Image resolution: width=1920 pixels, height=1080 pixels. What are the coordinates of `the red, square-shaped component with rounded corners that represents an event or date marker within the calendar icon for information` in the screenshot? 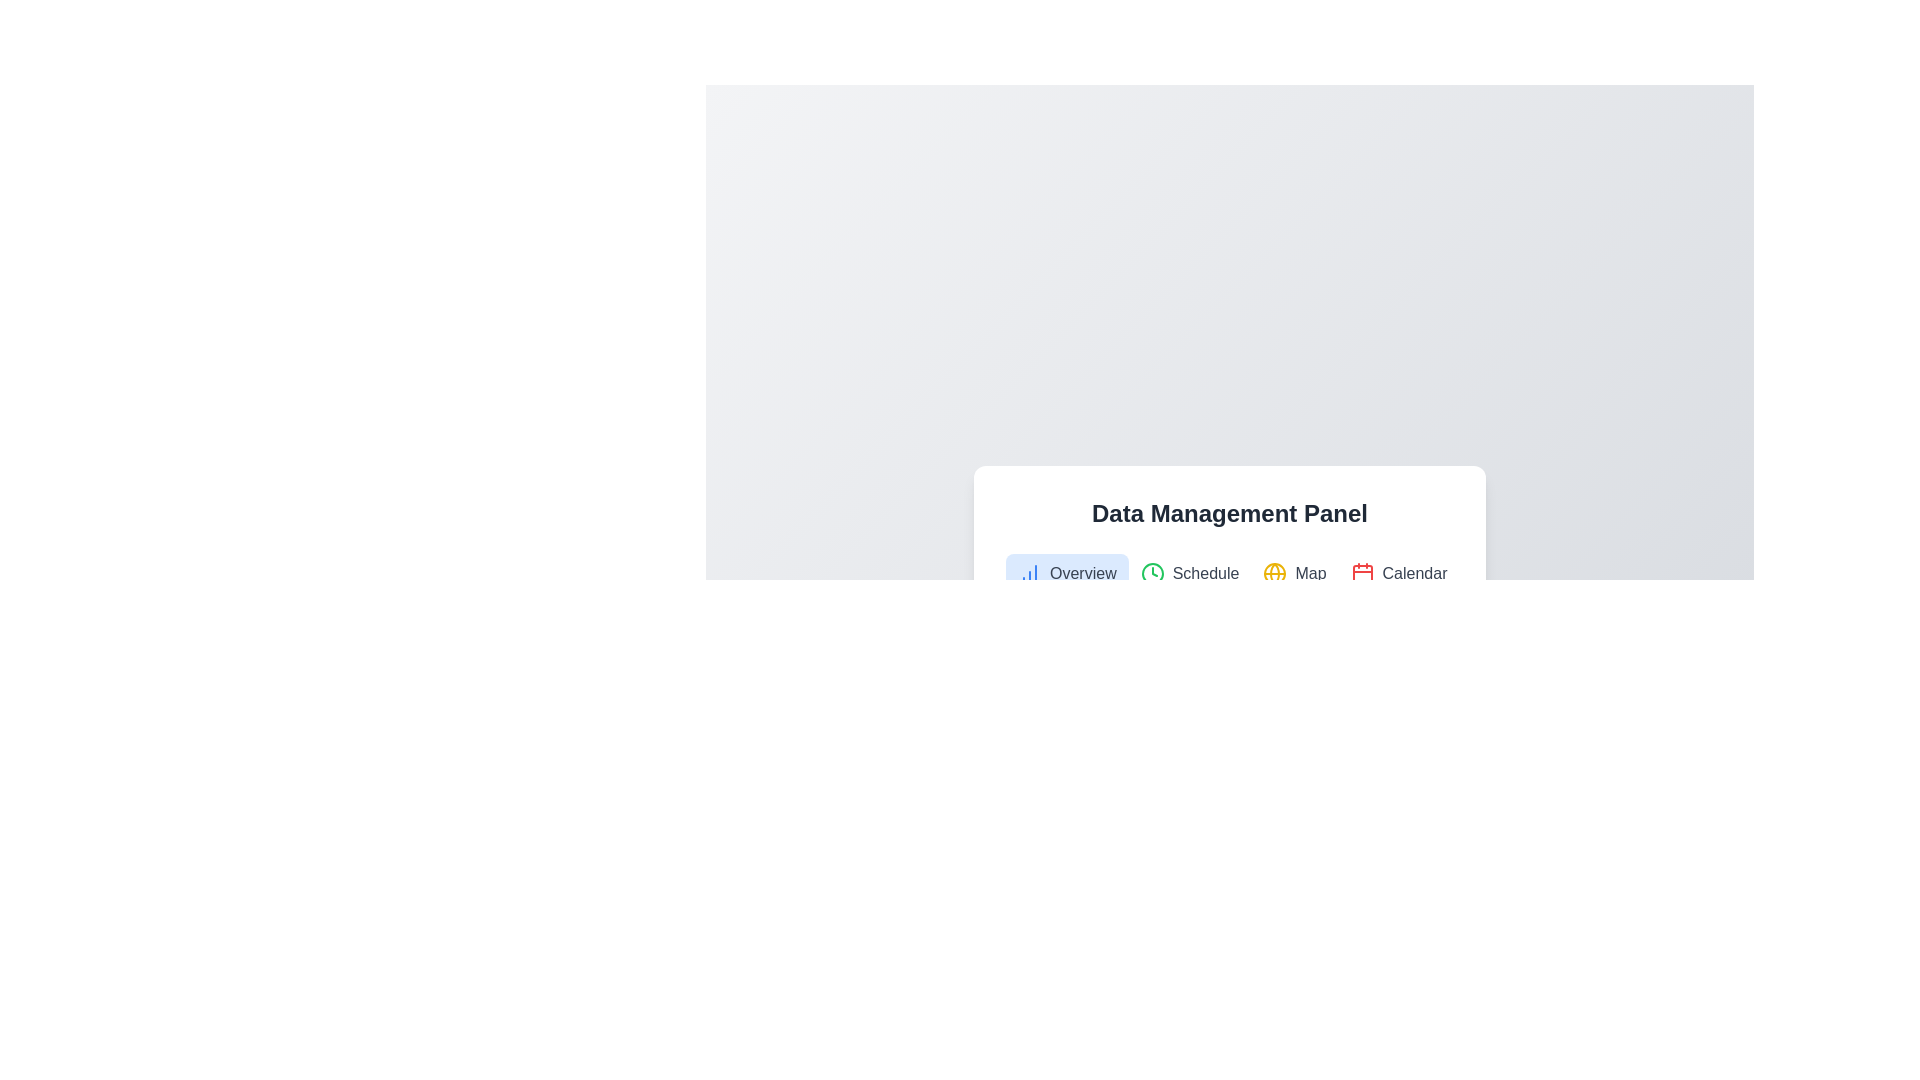 It's located at (1361, 574).